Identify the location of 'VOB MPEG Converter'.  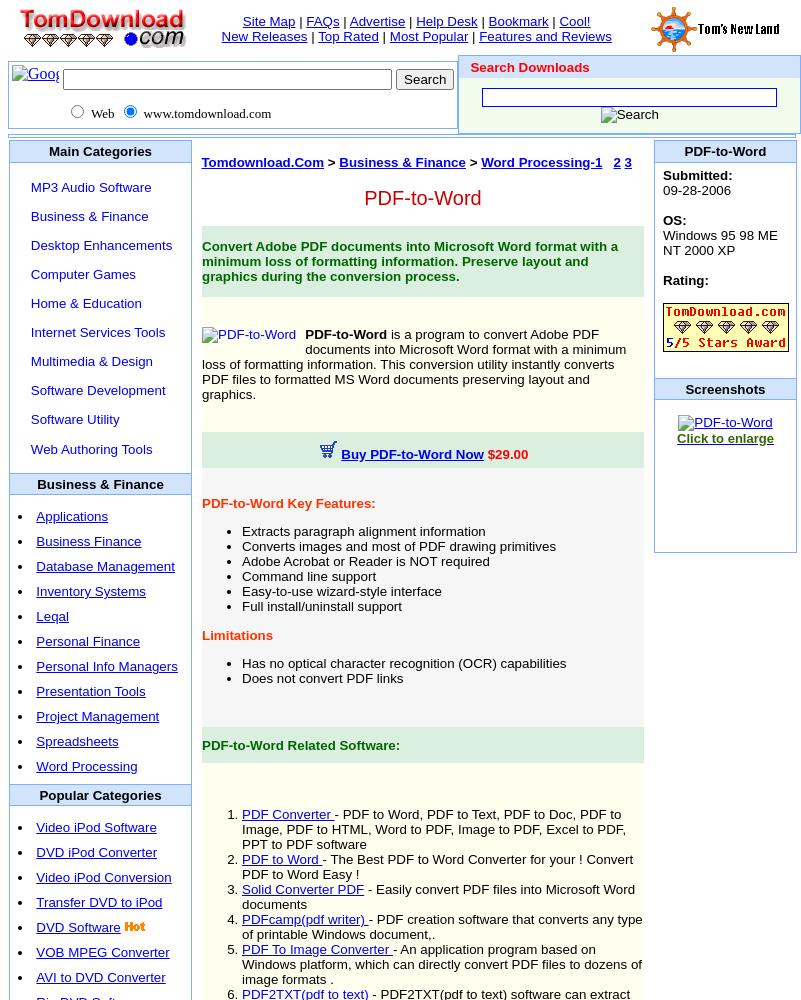
(102, 951).